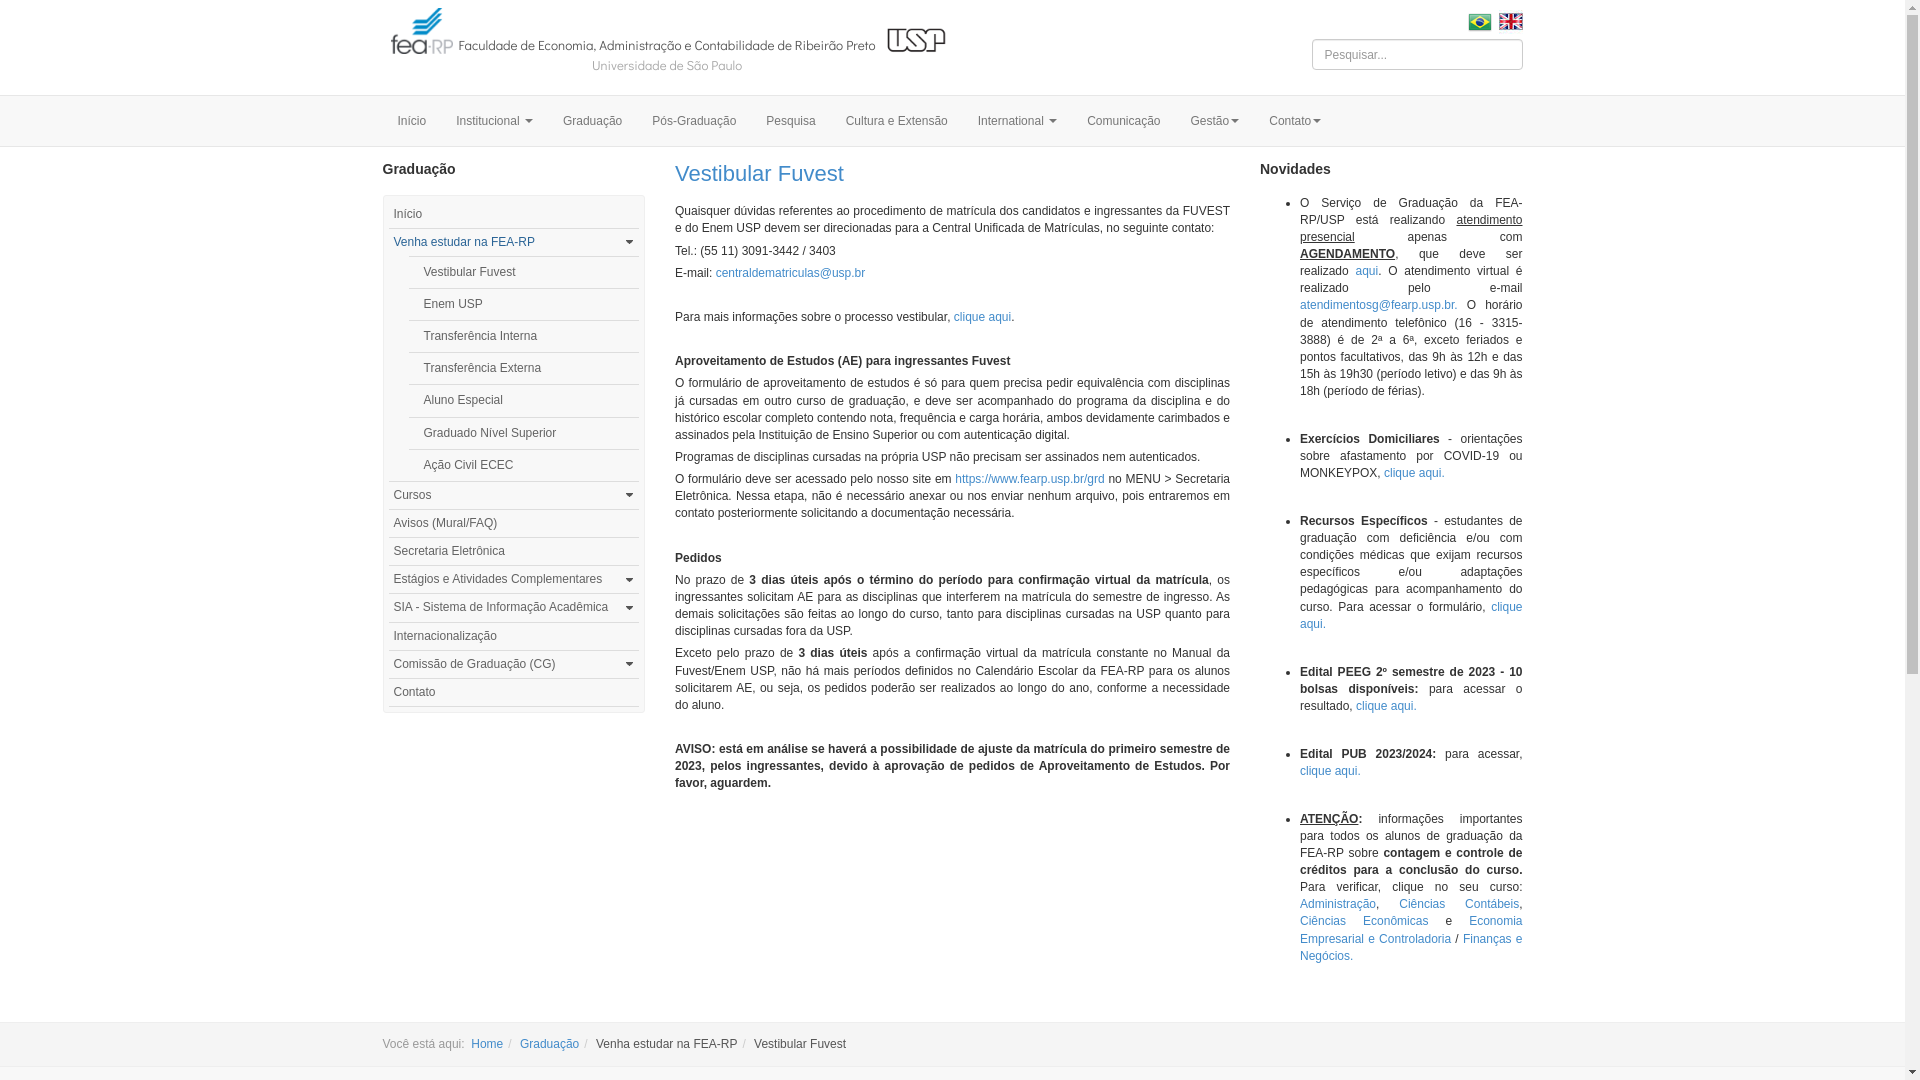 The width and height of the screenshot is (1920, 1080). I want to click on 'FEA-RP/USP', so click(666, 45).